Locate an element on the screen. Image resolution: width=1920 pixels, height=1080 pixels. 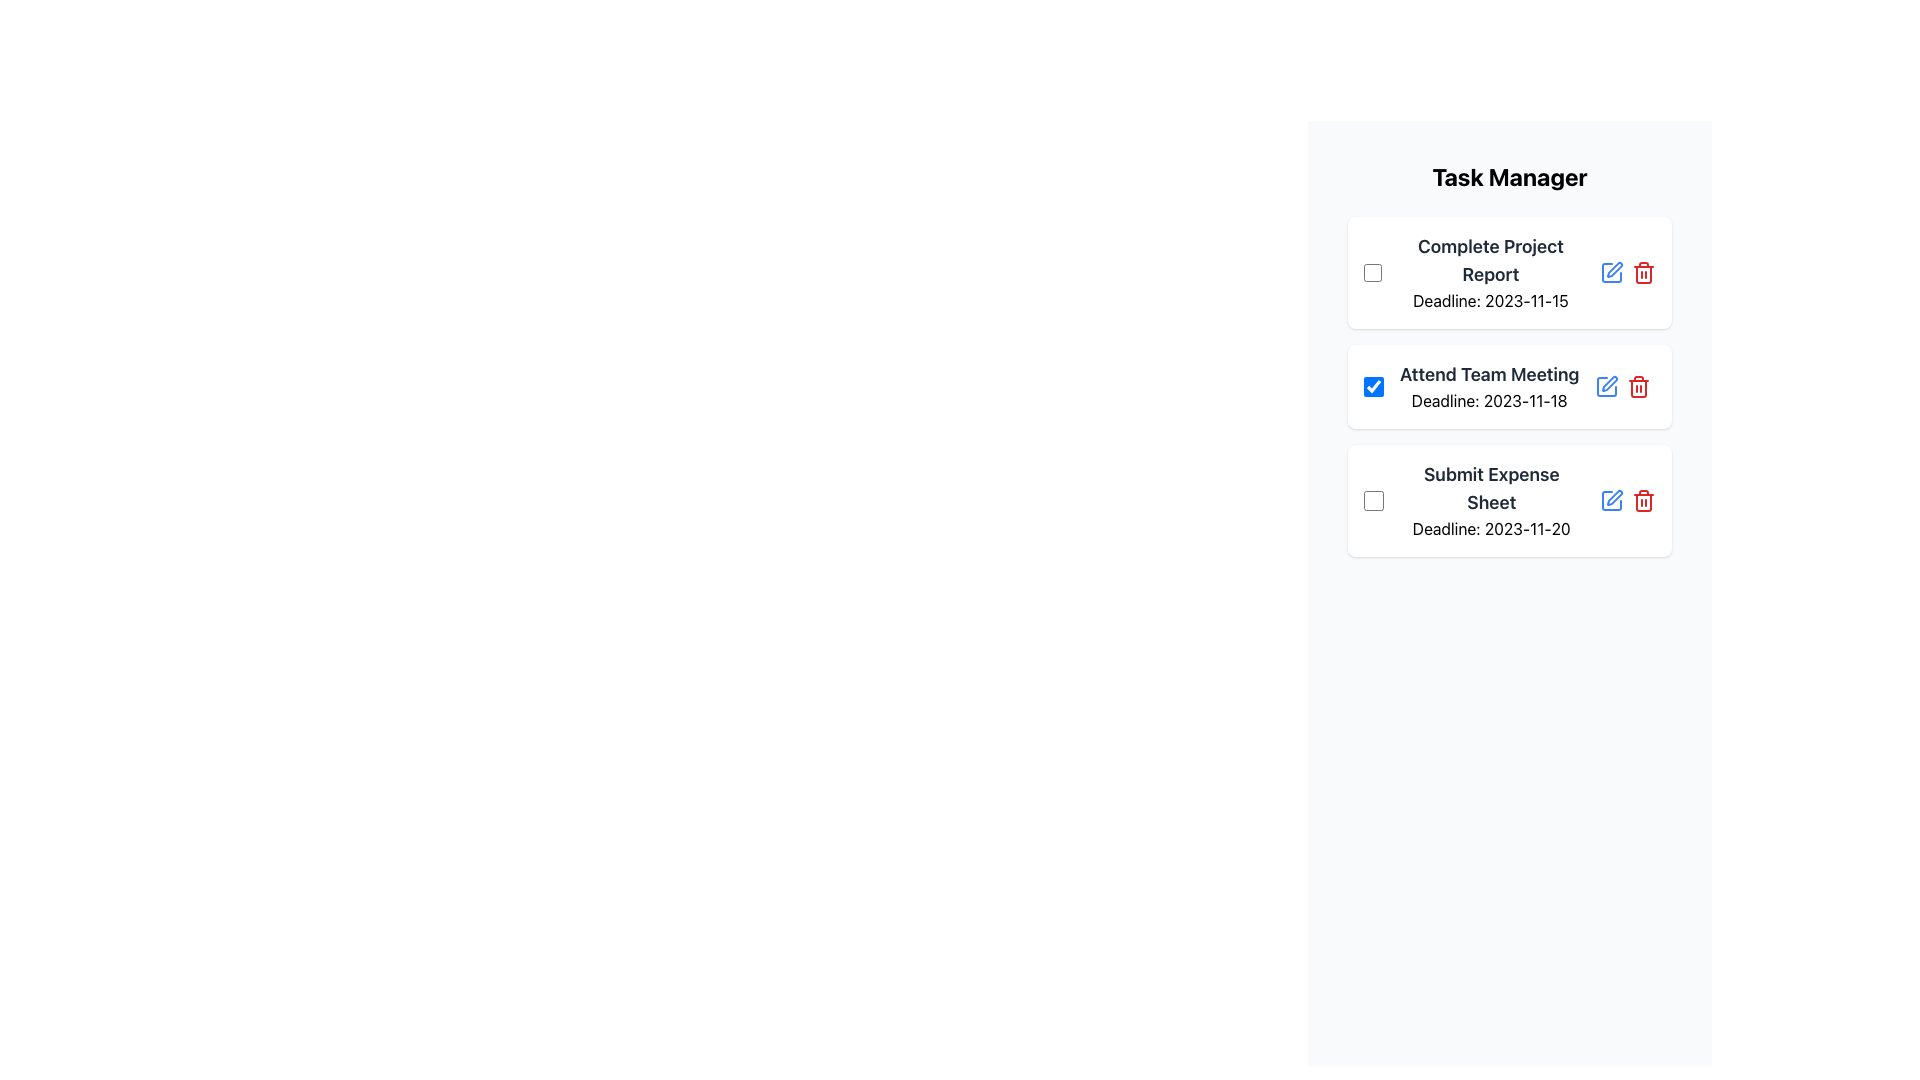
deadline information from the text label displaying 'Deadline: 2023-11-18', which is located in the second task block labeled 'Attend Team Meeting' is located at coordinates (1489, 401).